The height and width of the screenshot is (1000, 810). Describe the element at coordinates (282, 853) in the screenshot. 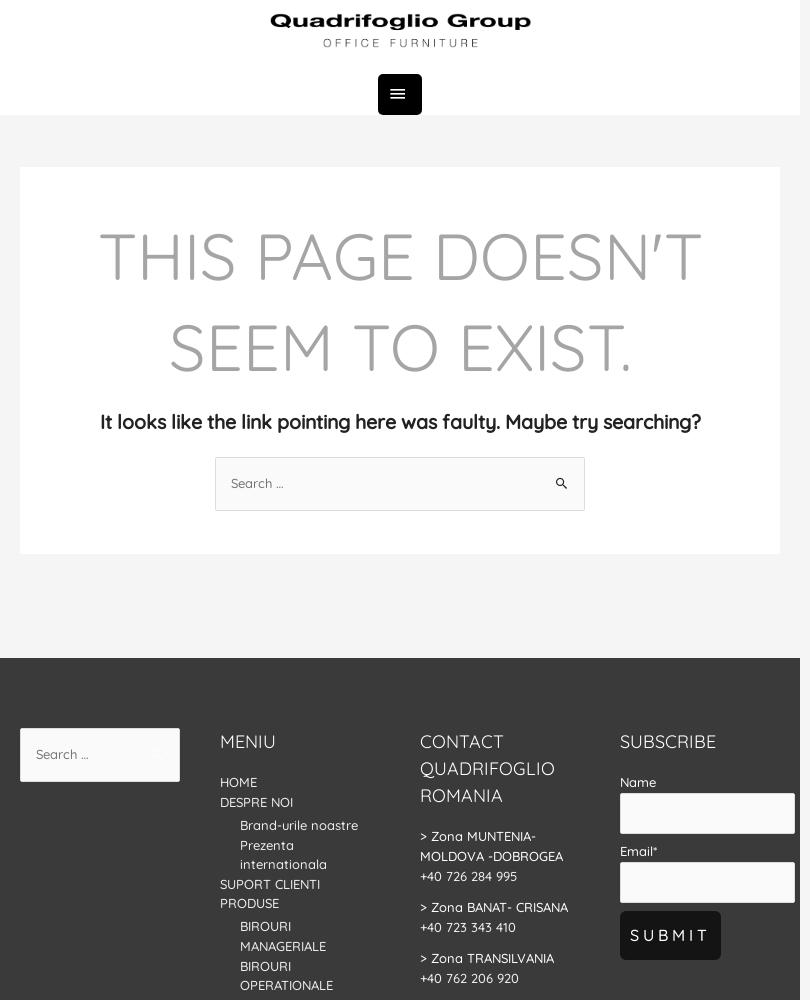

I see `'Prezenta internationala'` at that location.